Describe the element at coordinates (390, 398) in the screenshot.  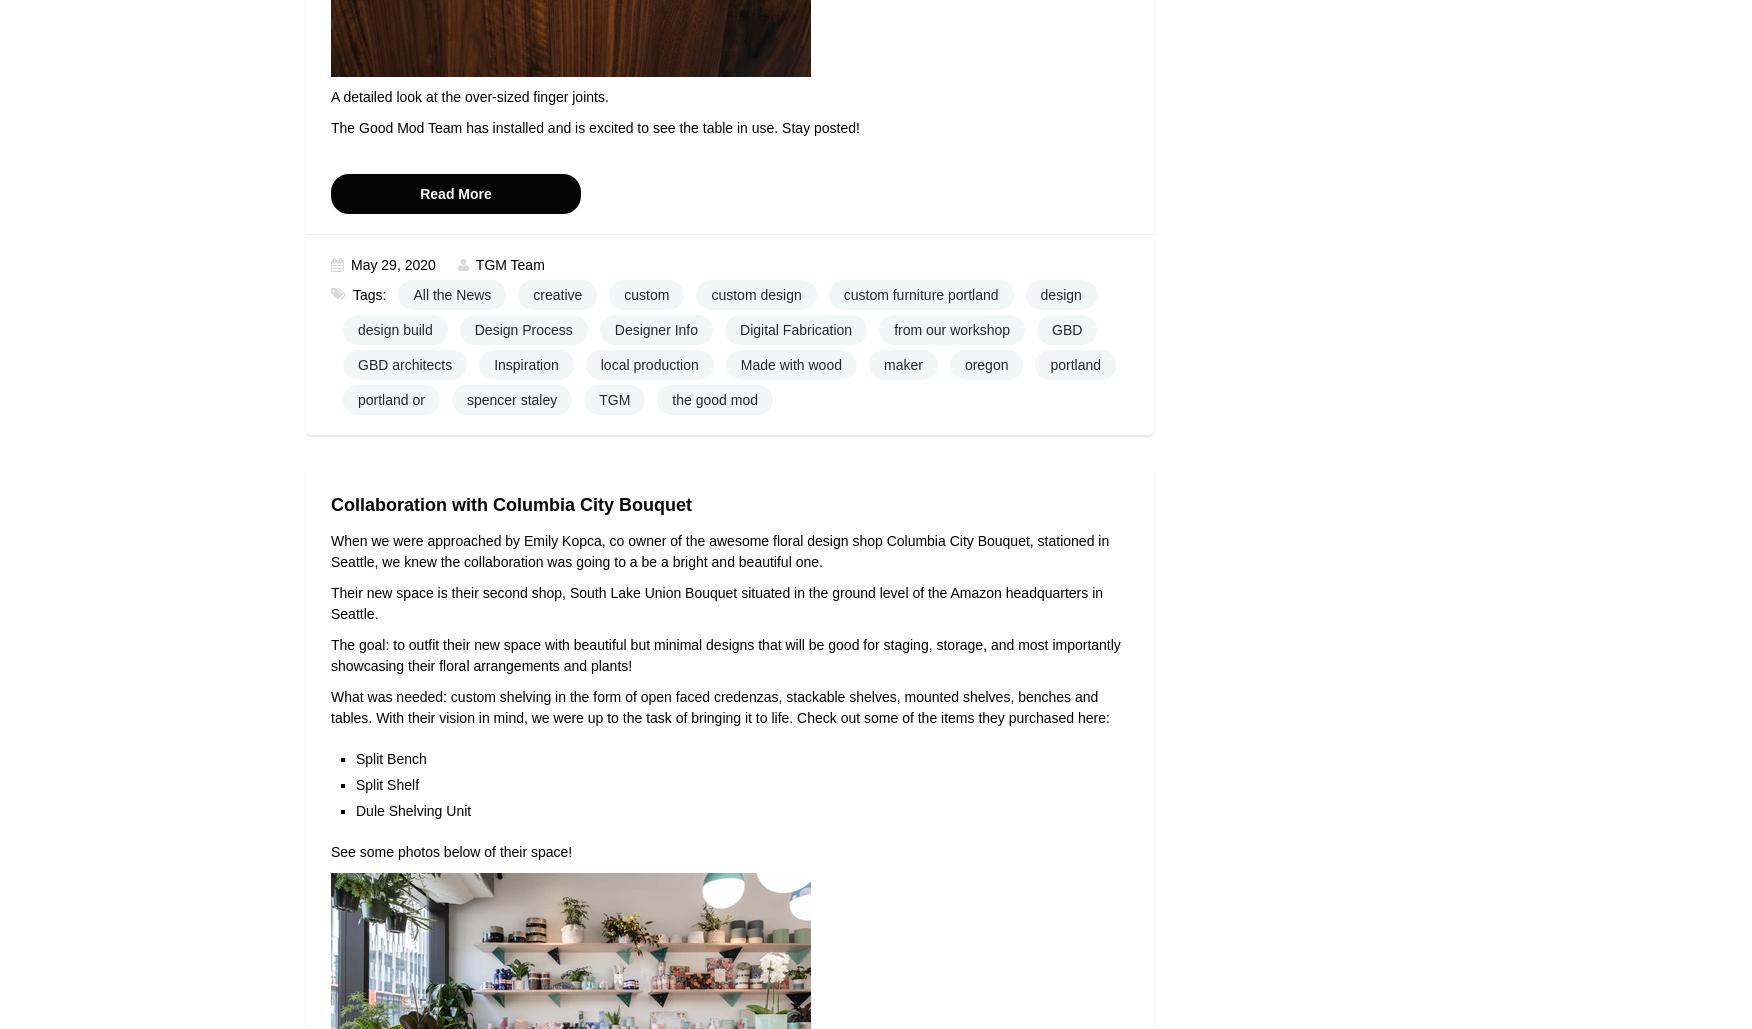
I see `'portland or'` at that location.